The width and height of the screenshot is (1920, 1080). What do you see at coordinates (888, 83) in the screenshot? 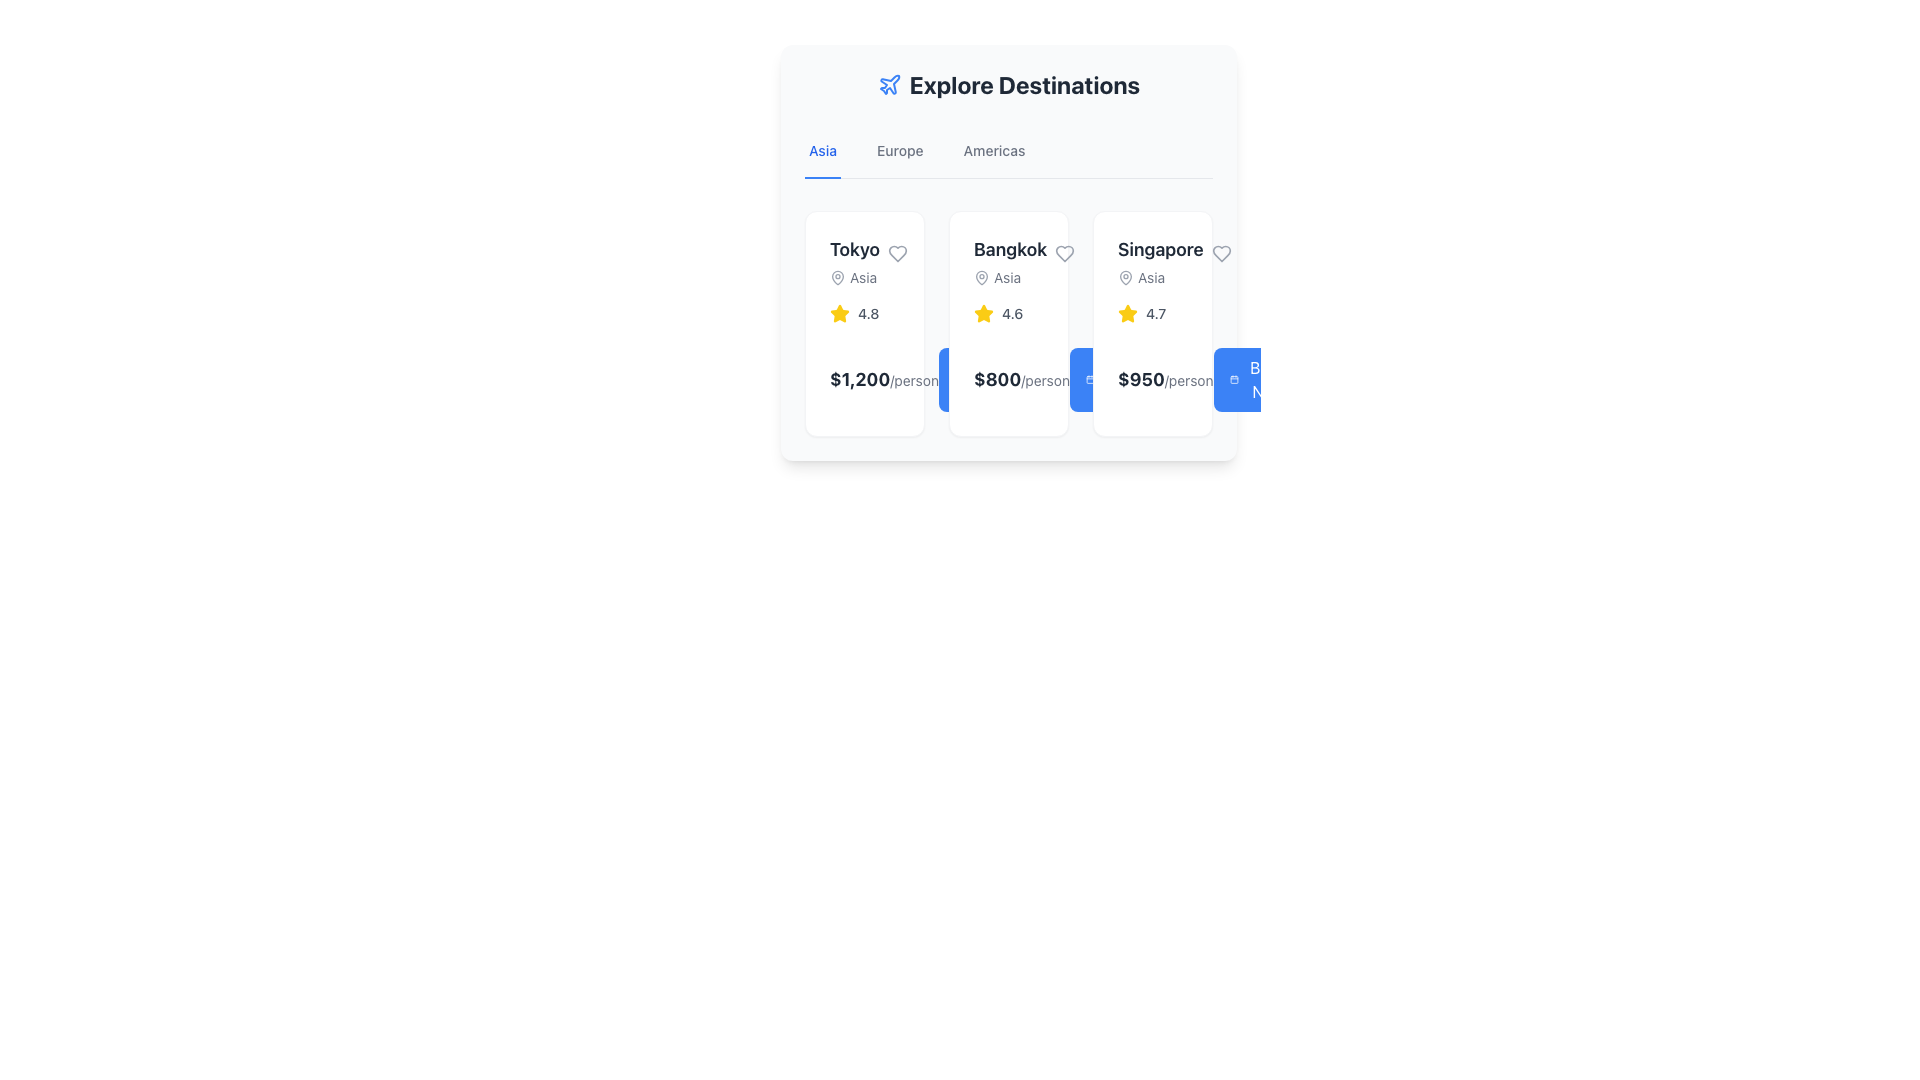
I see `the travel plane icon that signifies travel or exploration, located to the left of the text 'Explore Destinations'` at bounding box center [888, 83].